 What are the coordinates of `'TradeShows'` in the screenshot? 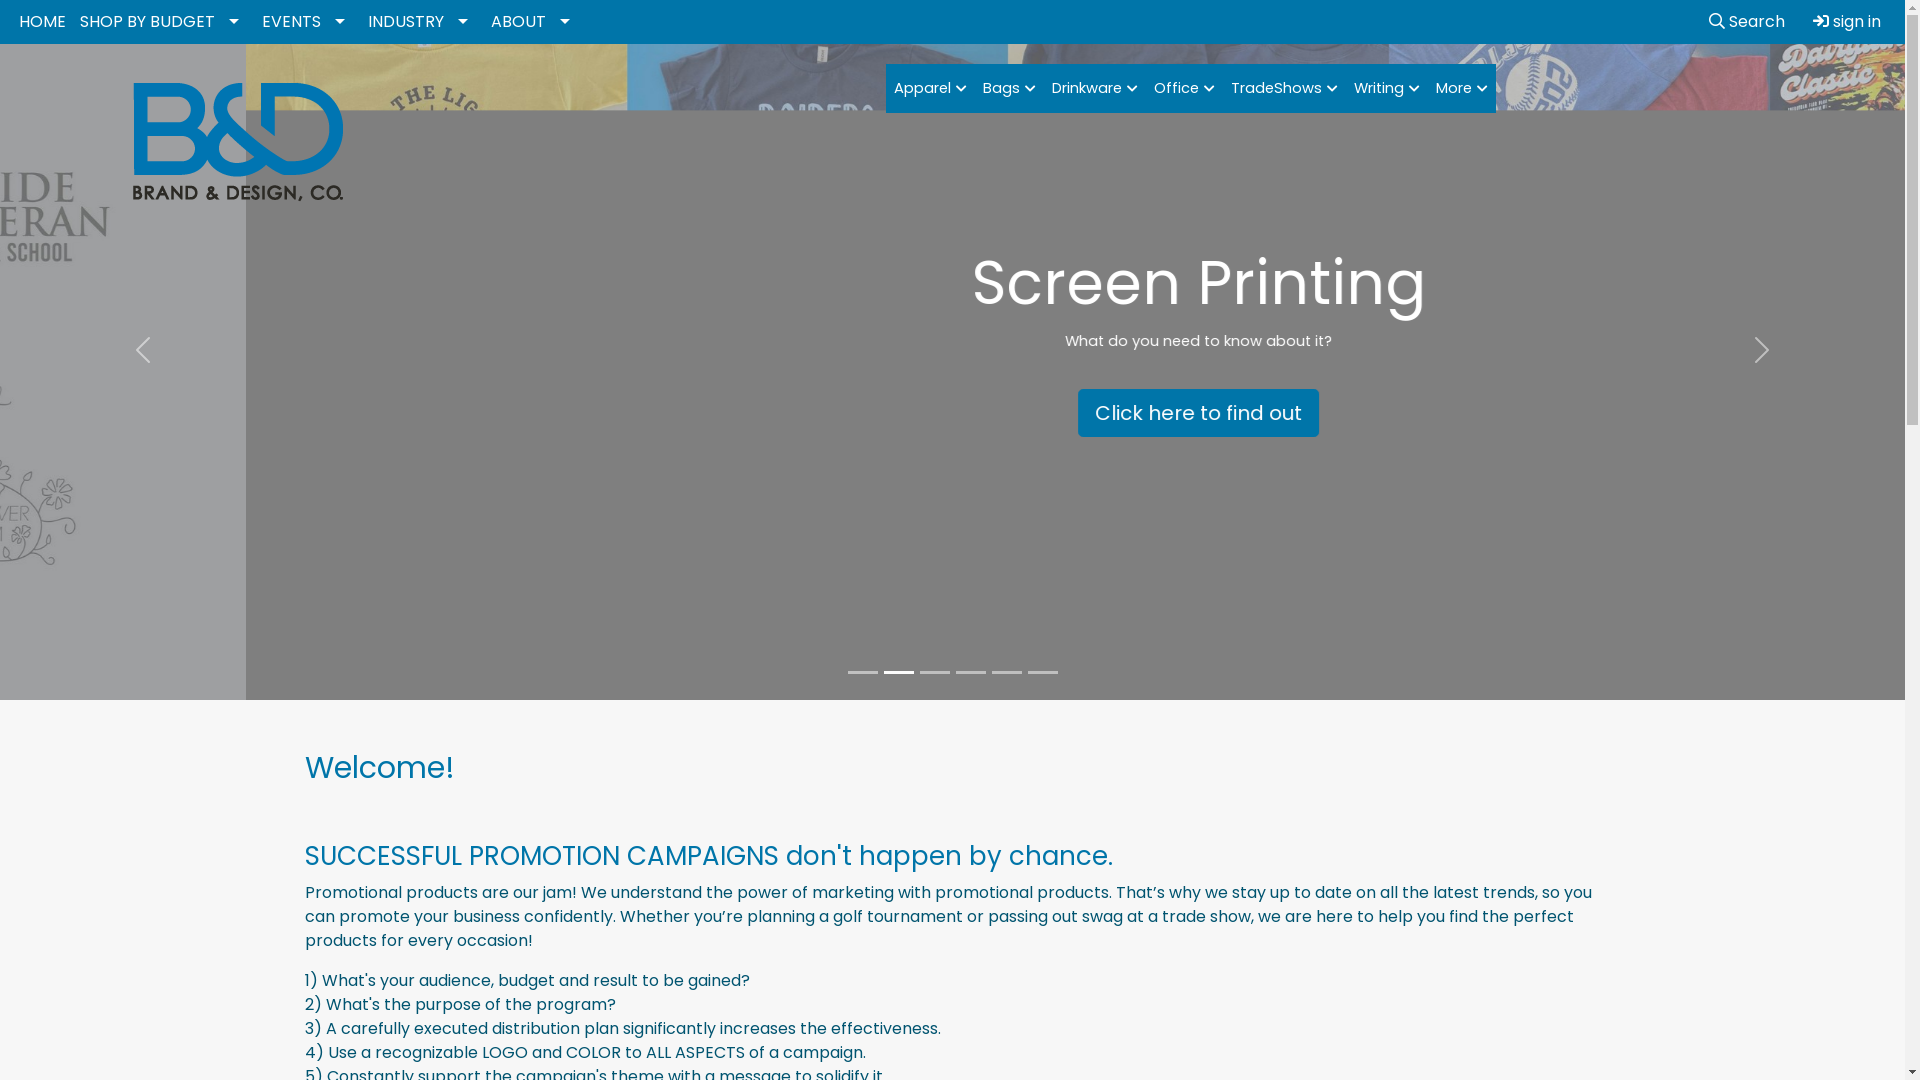 It's located at (1284, 87).